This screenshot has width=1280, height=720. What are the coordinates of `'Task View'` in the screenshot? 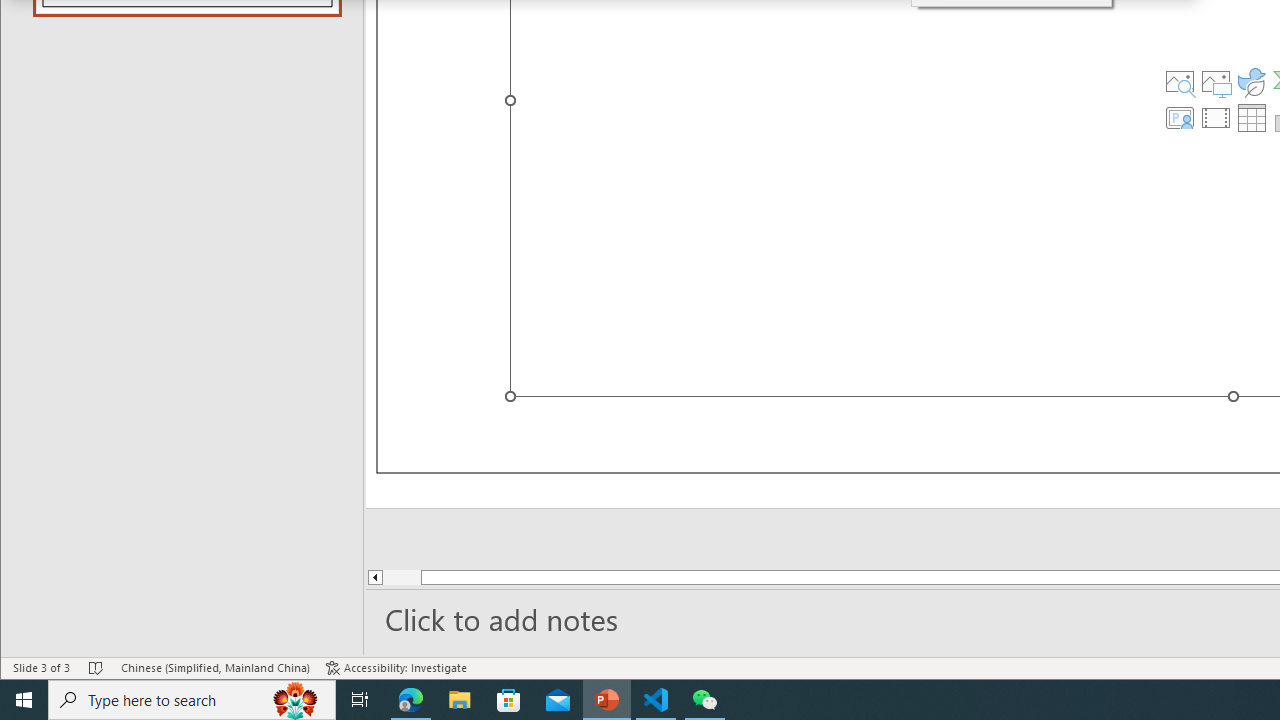 It's located at (359, 698).